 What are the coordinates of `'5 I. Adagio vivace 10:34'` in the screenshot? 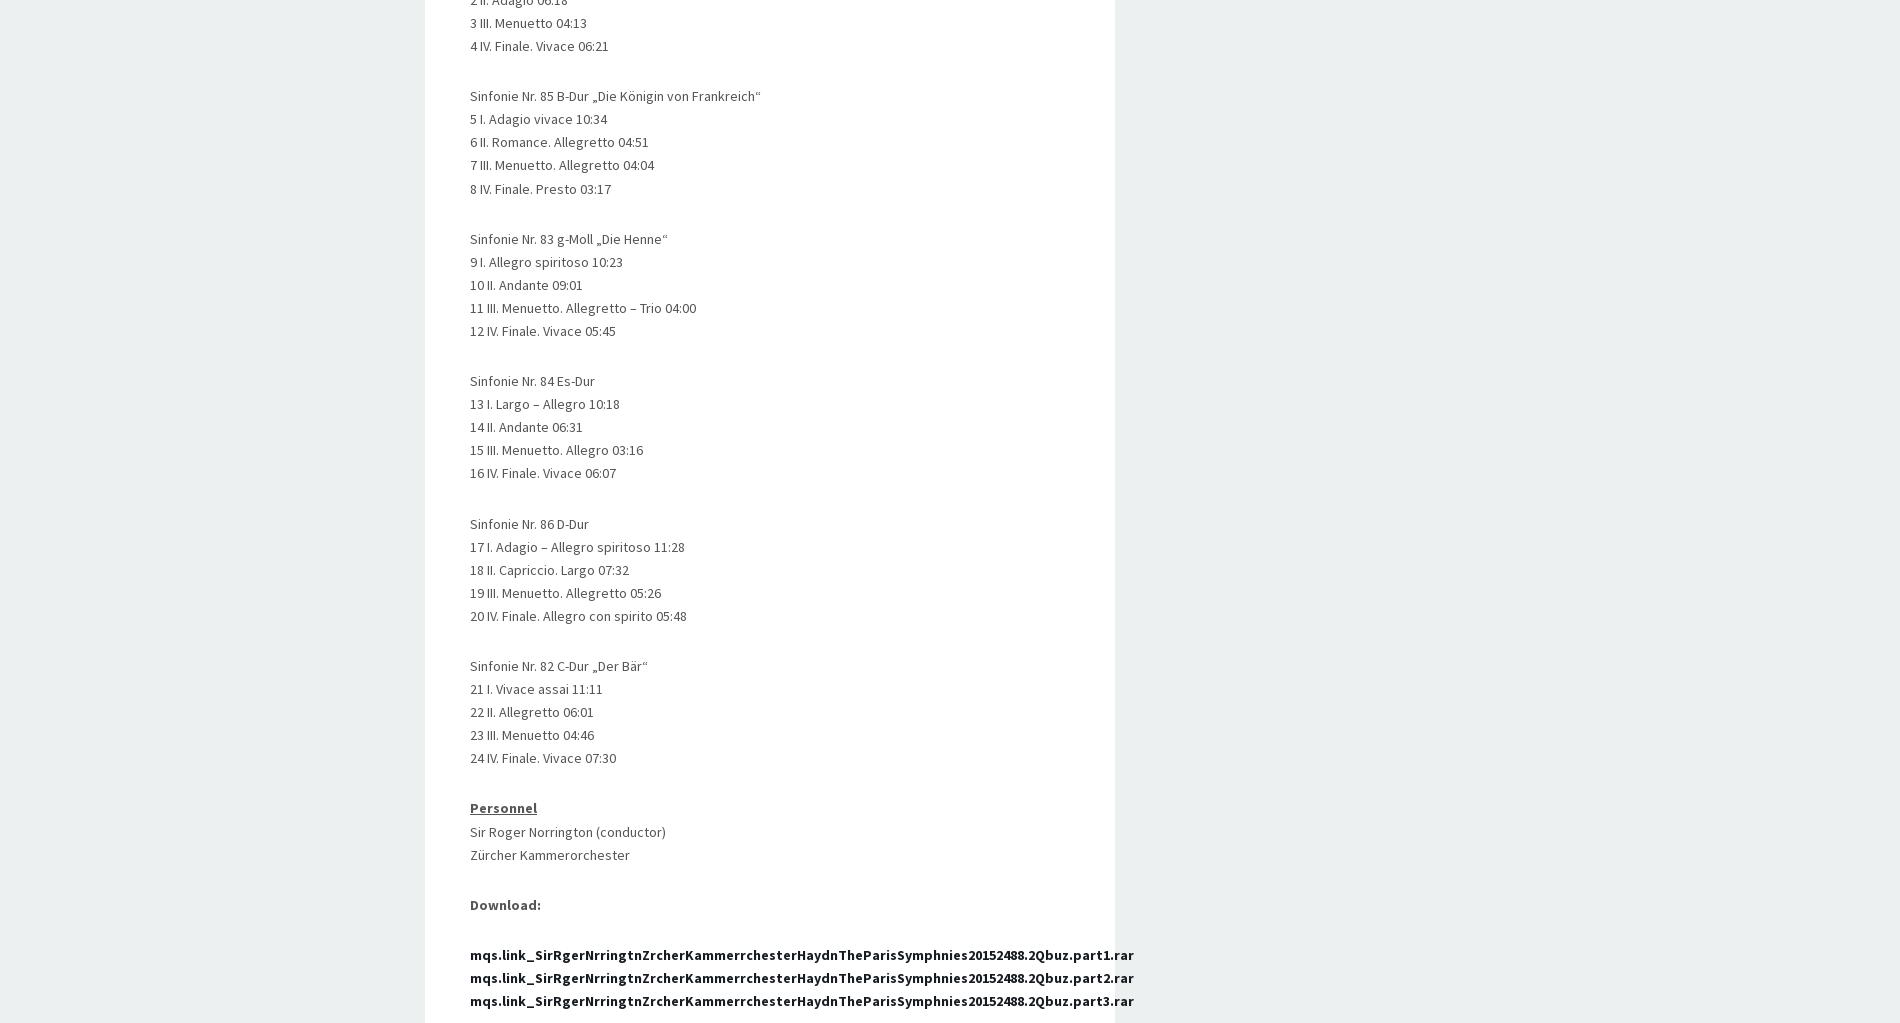 It's located at (538, 118).